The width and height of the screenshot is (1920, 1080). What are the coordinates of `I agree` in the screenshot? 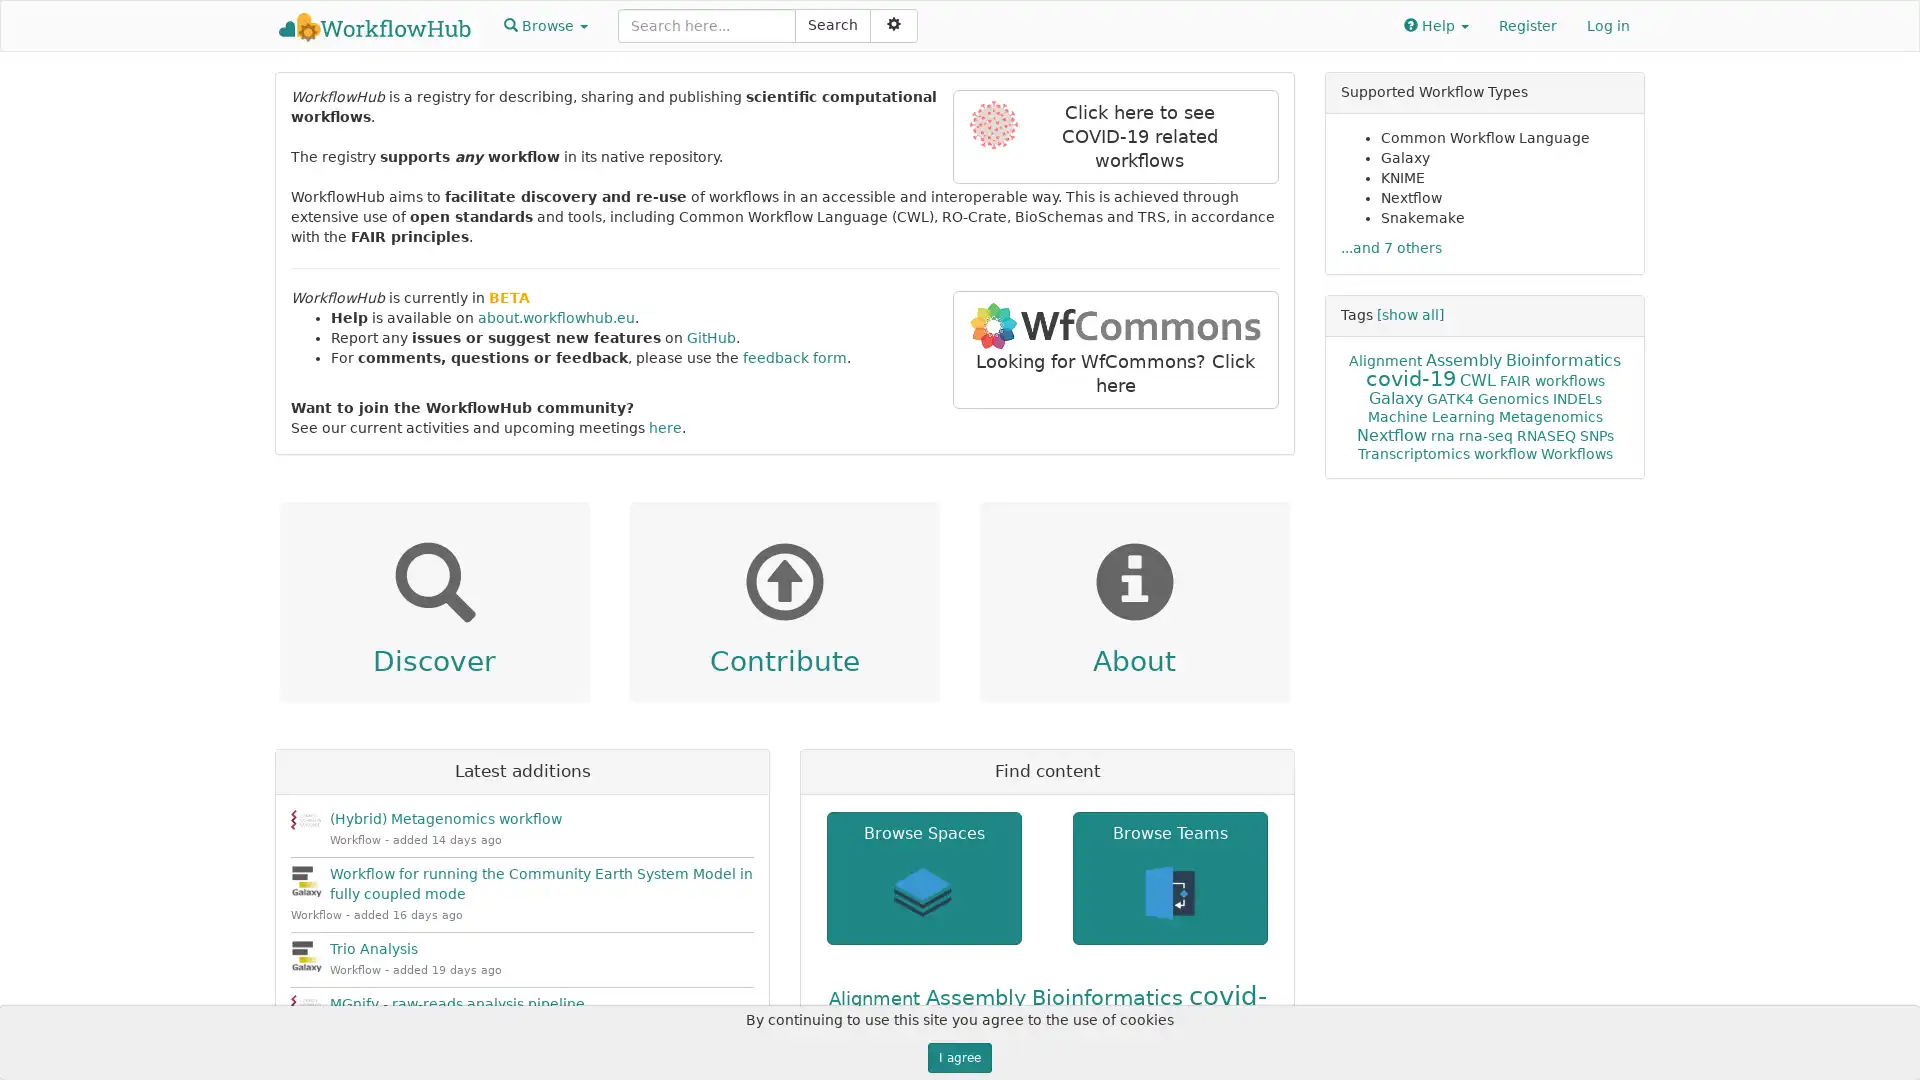 It's located at (960, 1056).